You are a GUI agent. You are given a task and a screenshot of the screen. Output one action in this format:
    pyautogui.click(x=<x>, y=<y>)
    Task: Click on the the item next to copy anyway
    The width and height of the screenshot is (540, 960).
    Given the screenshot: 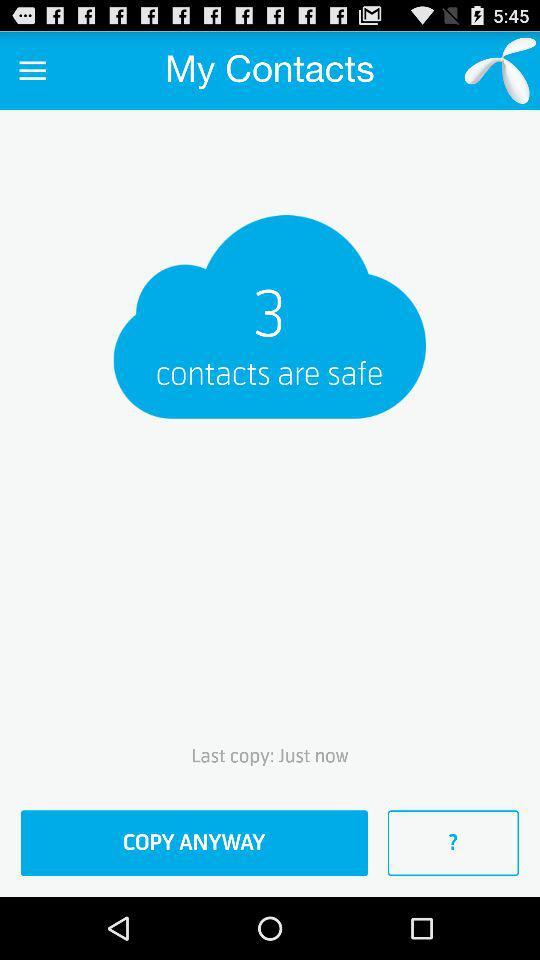 What is the action you would take?
    pyautogui.click(x=453, y=842)
    